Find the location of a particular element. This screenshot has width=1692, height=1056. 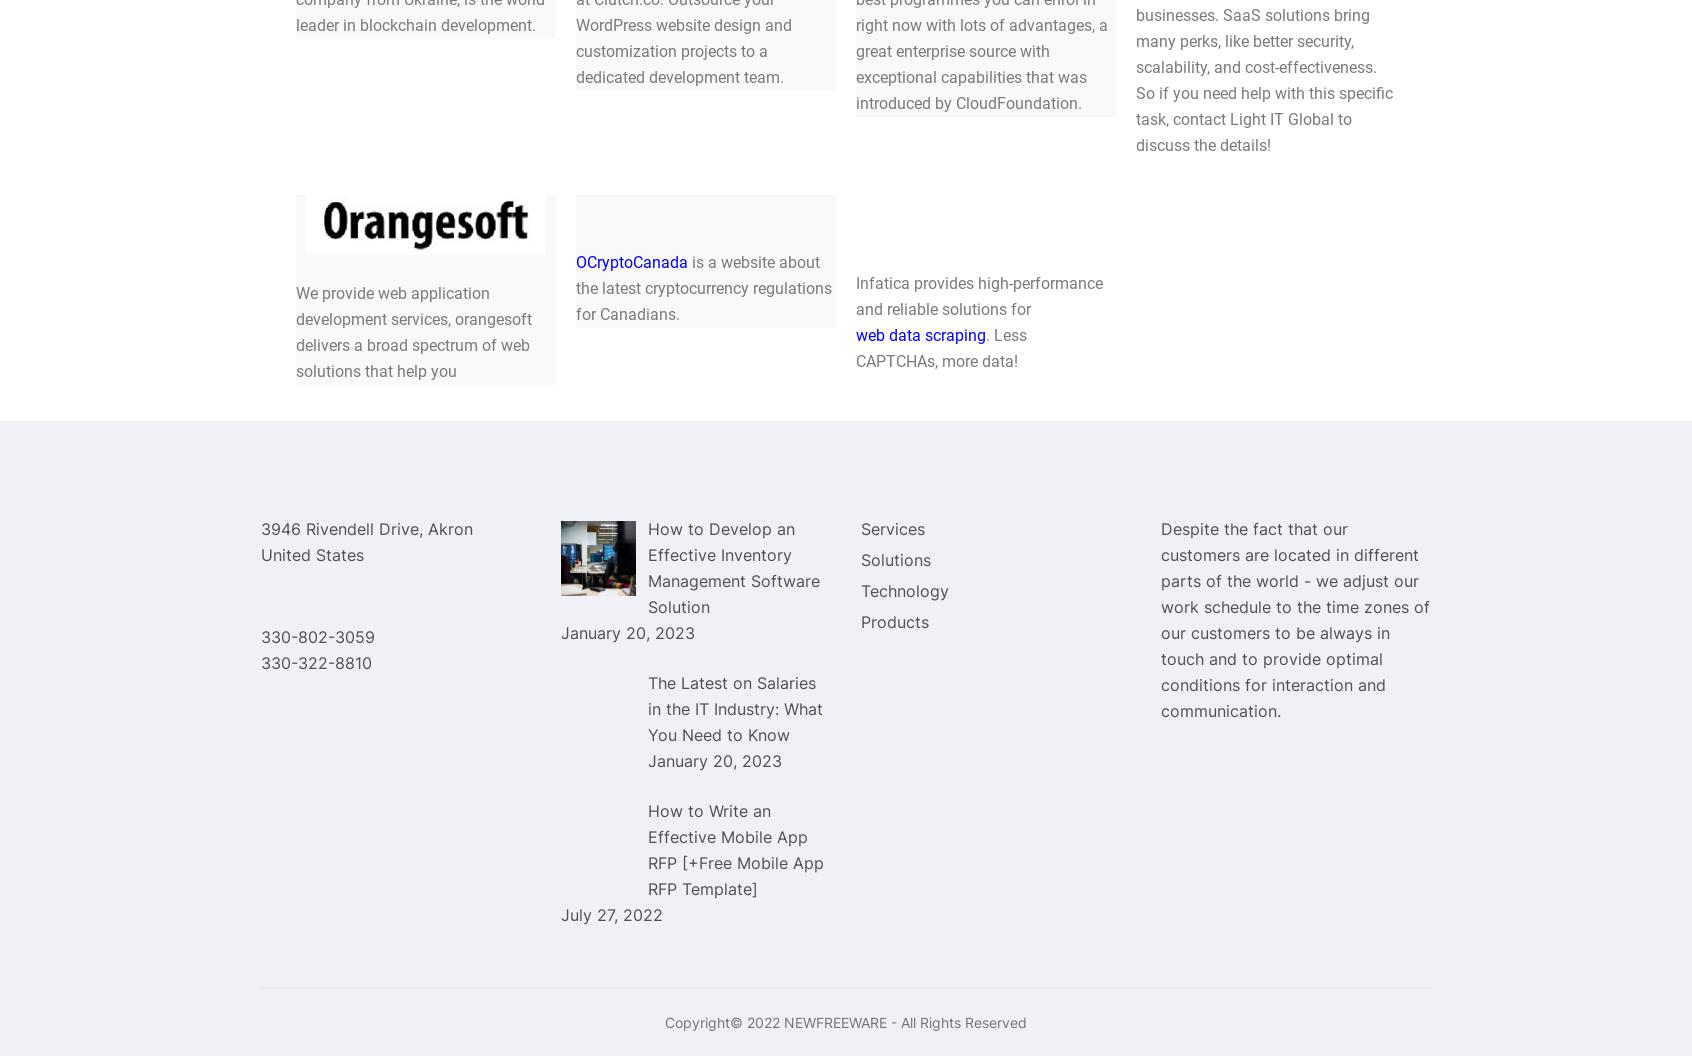

'Technology' is located at coordinates (904, 589).